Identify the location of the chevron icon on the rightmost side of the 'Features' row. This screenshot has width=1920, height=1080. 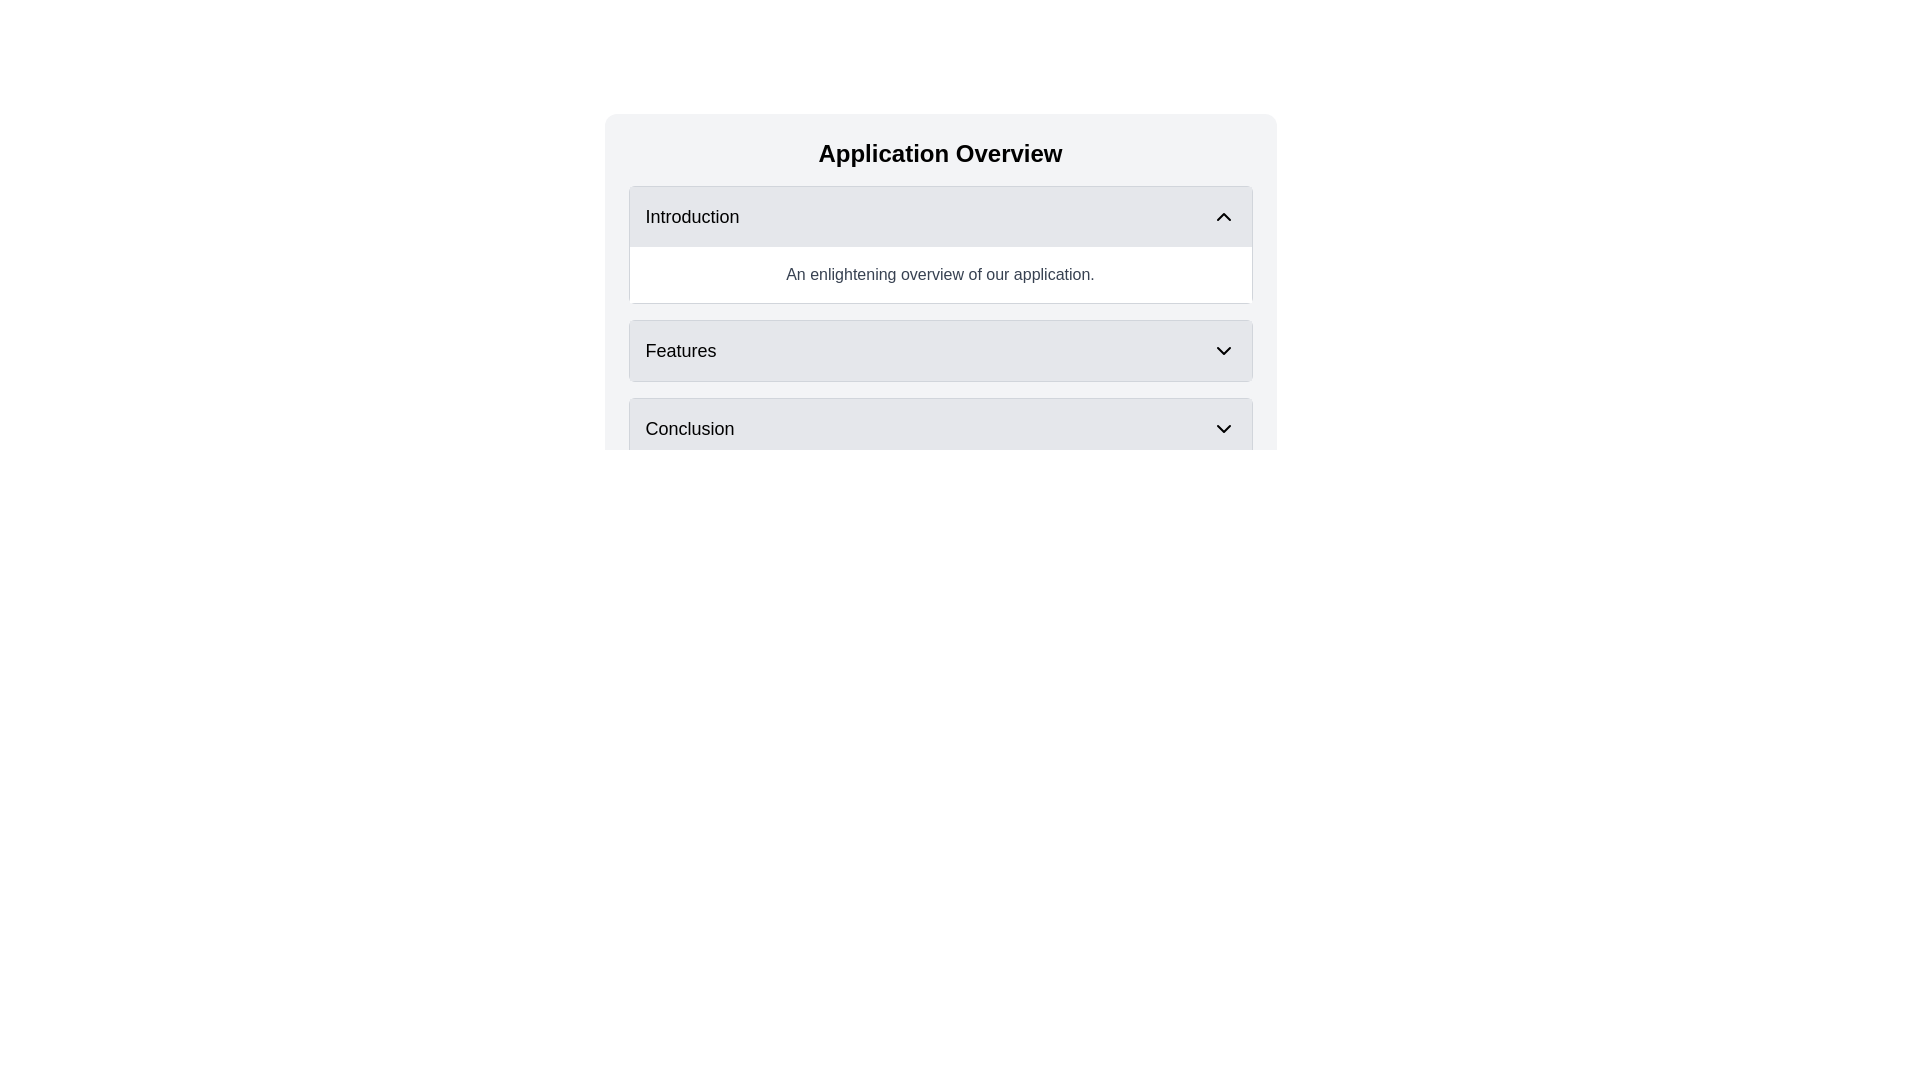
(1222, 350).